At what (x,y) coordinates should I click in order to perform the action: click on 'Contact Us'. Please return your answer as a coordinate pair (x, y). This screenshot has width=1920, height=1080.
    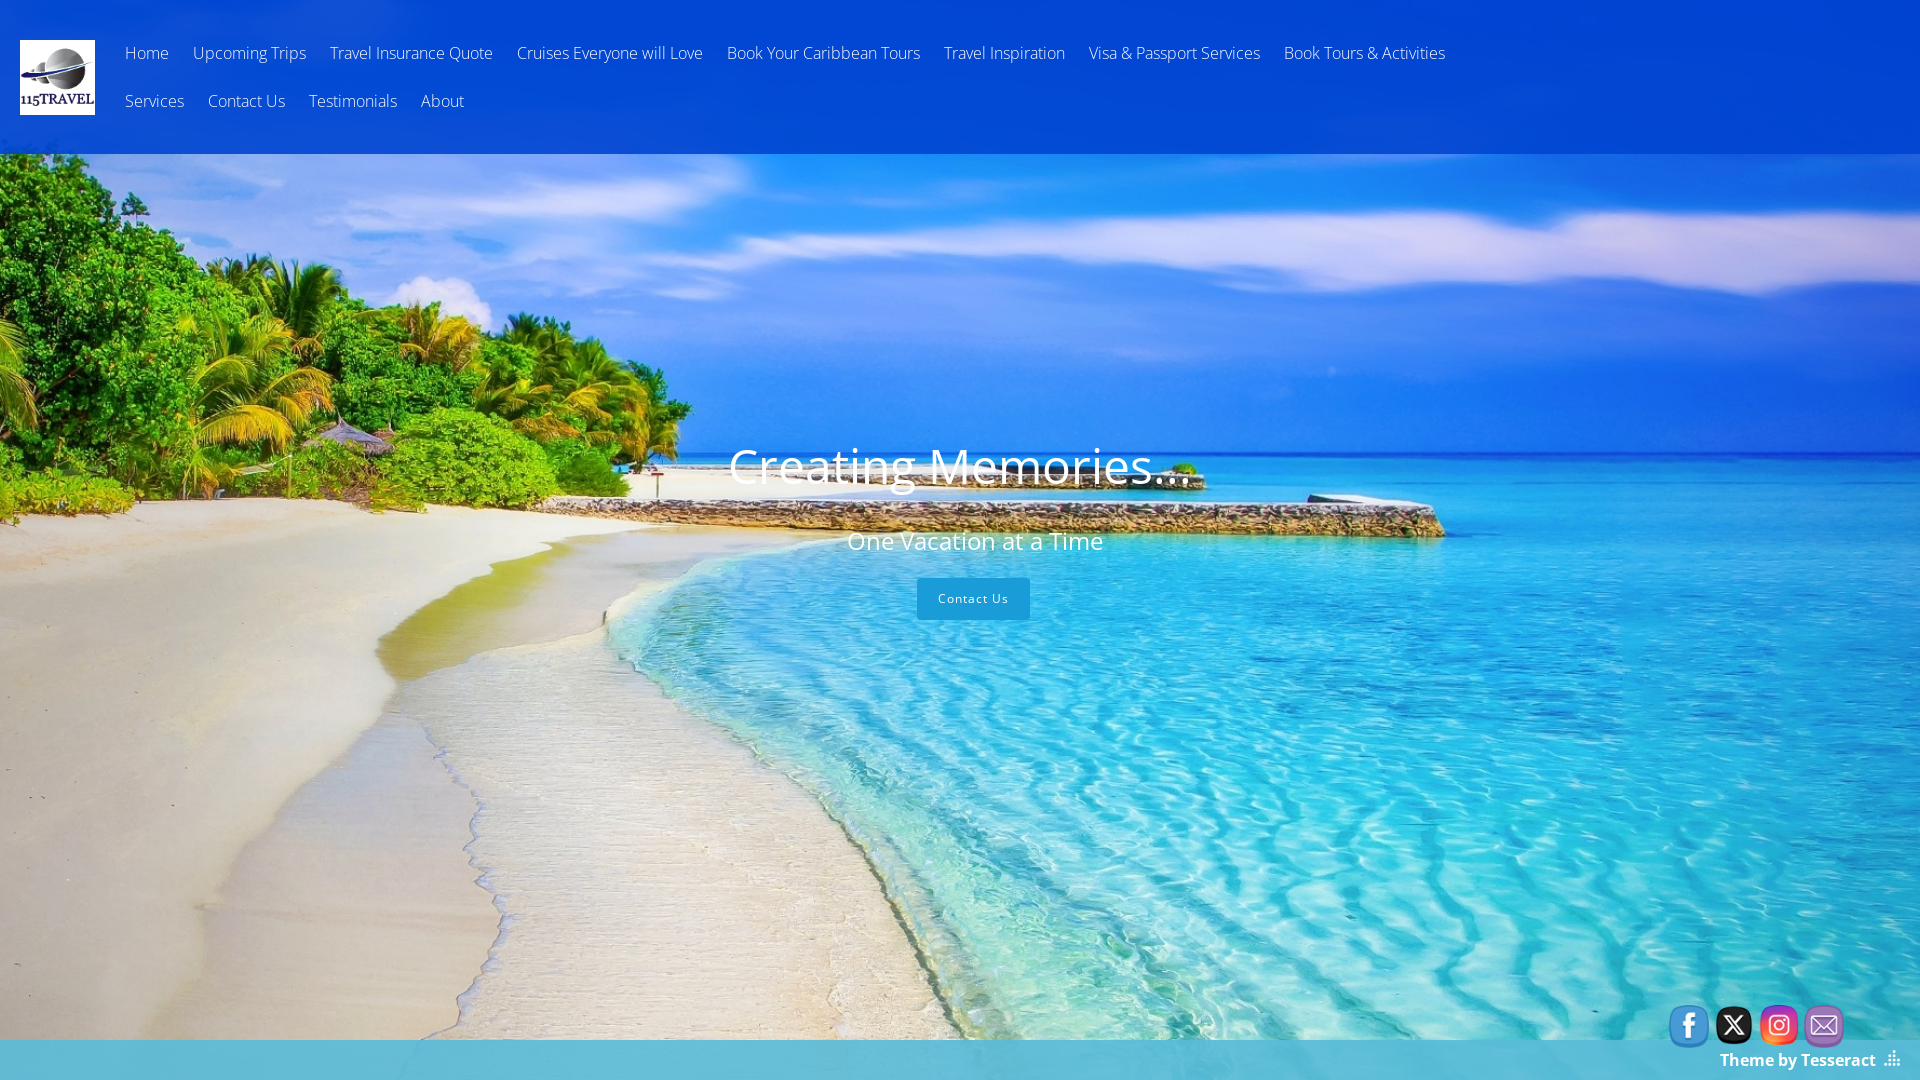
    Looking at the image, I should click on (972, 597).